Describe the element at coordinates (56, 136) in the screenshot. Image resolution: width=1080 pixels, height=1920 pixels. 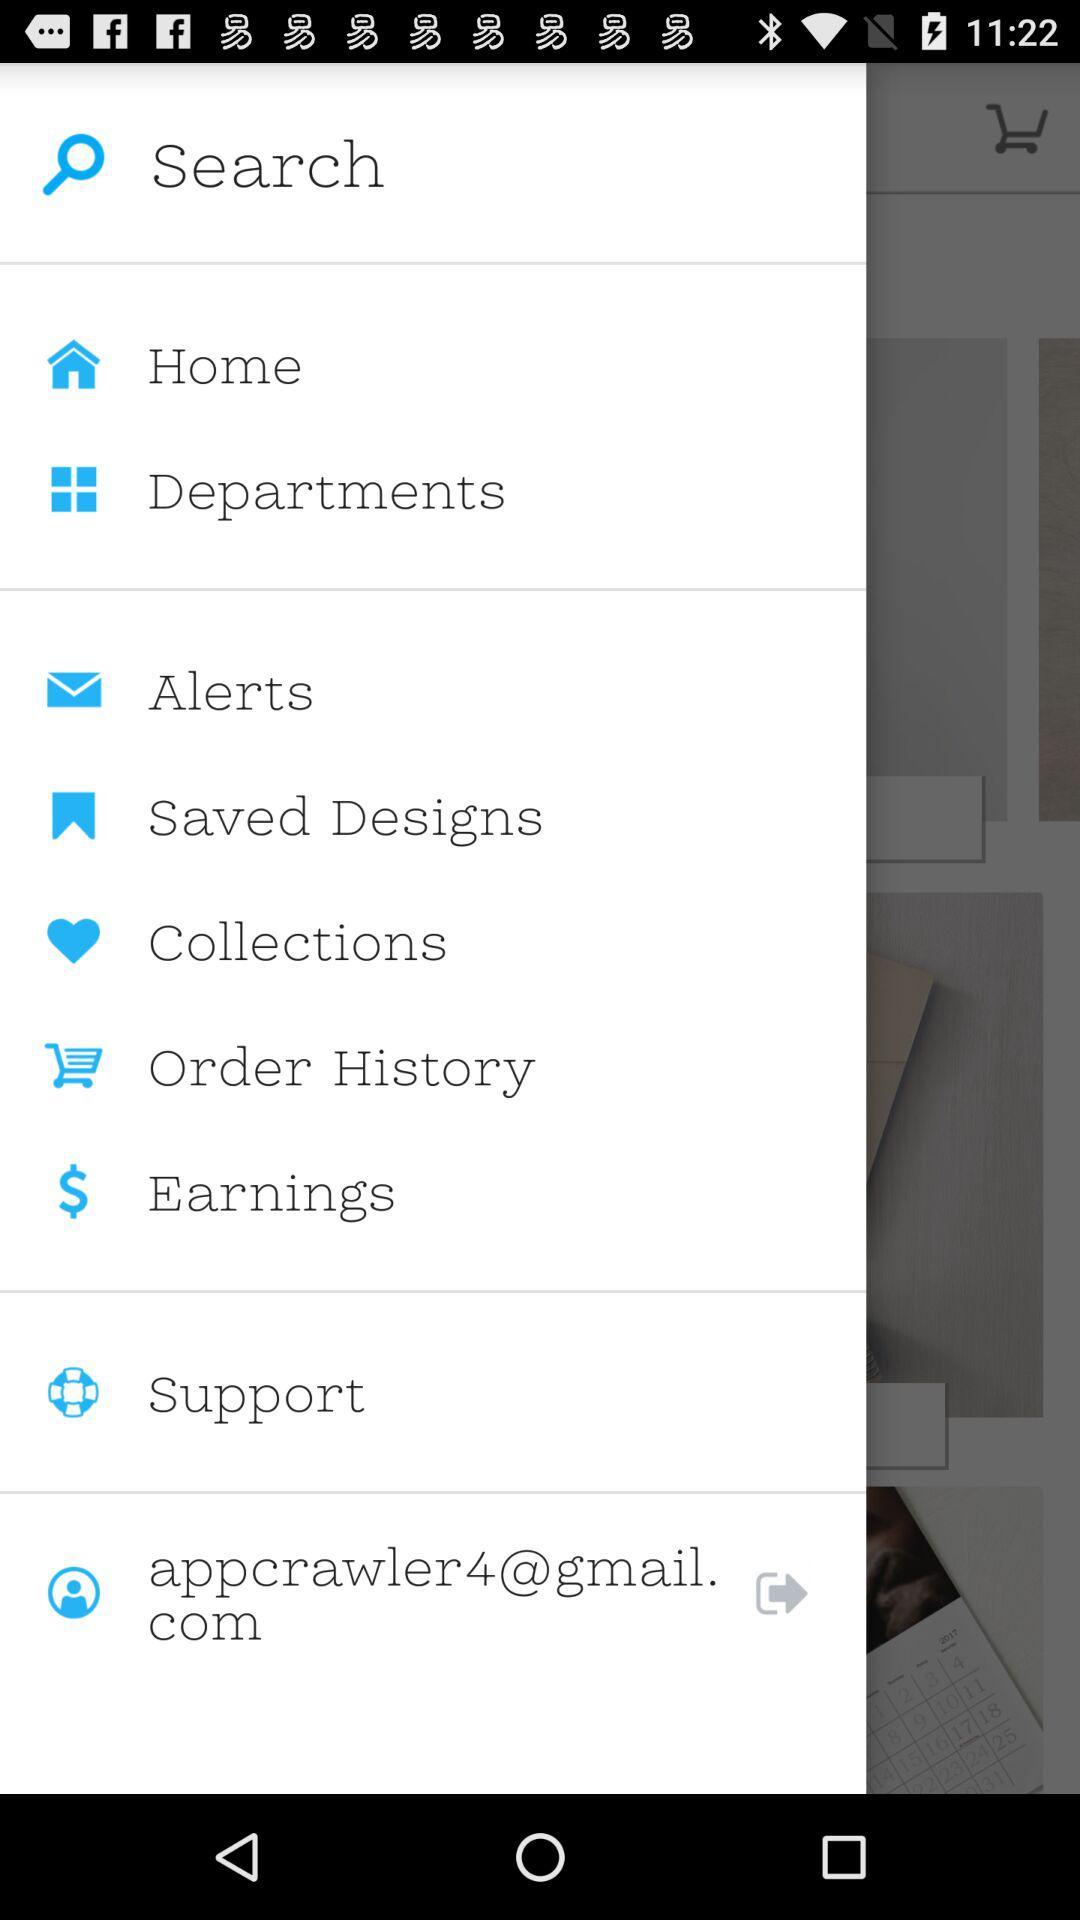
I see `the search icon` at that location.